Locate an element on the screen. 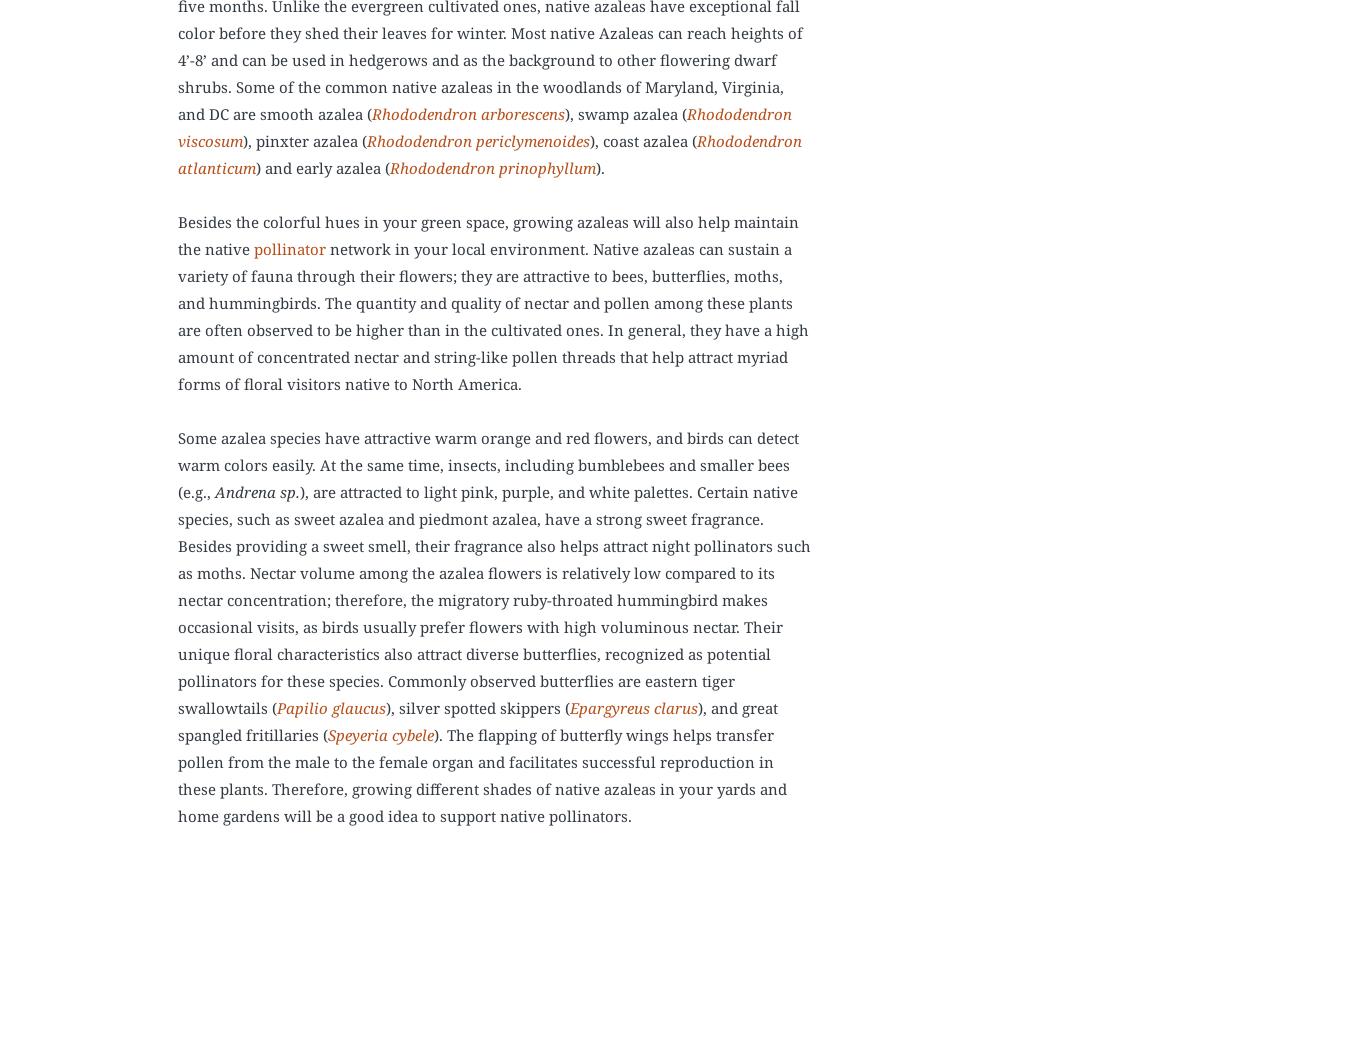 This screenshot has width=1350, height=1042. 'Rhododendron atlanticum' is located at coordinates (178, 153).